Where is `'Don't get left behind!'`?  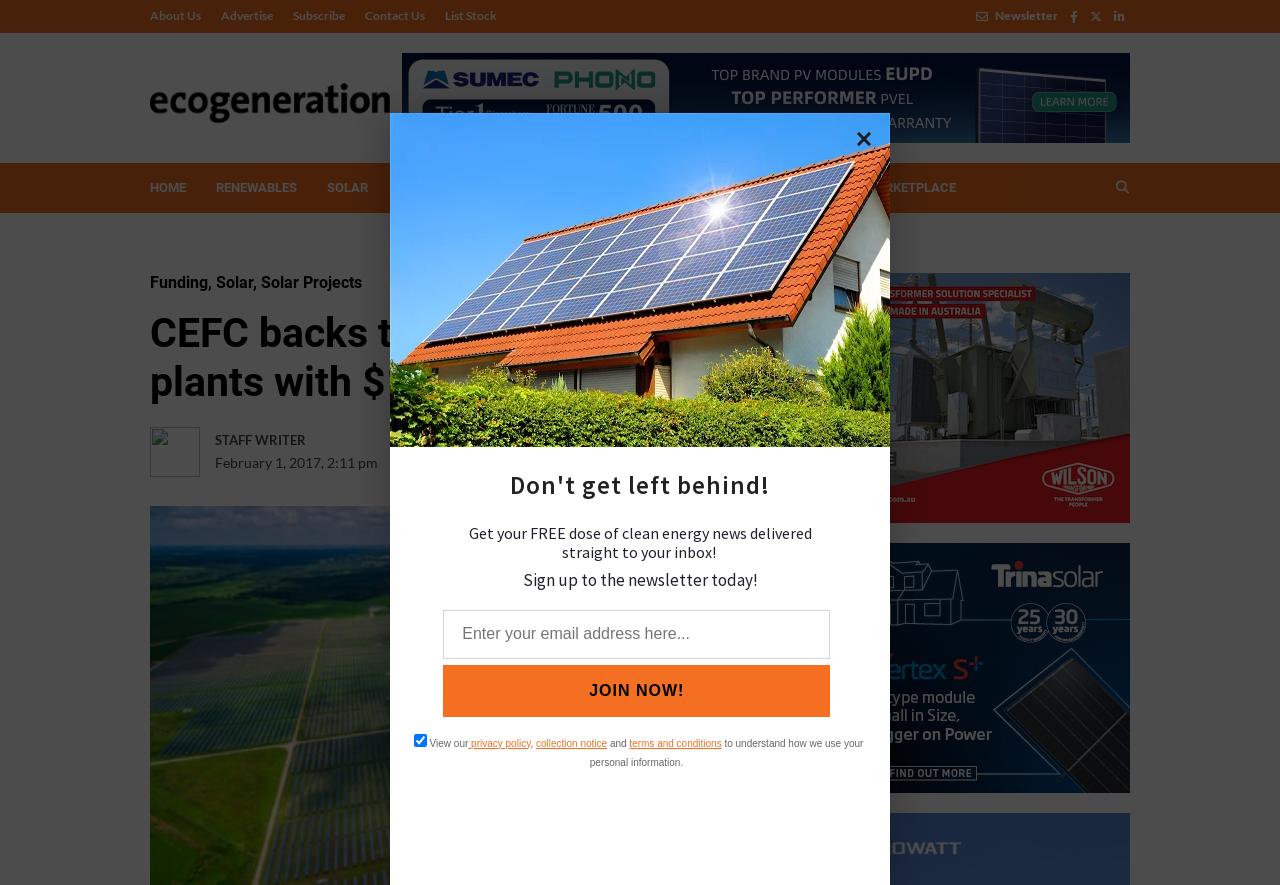 'Don't get left behind!' is located at coordinates (640, 484).